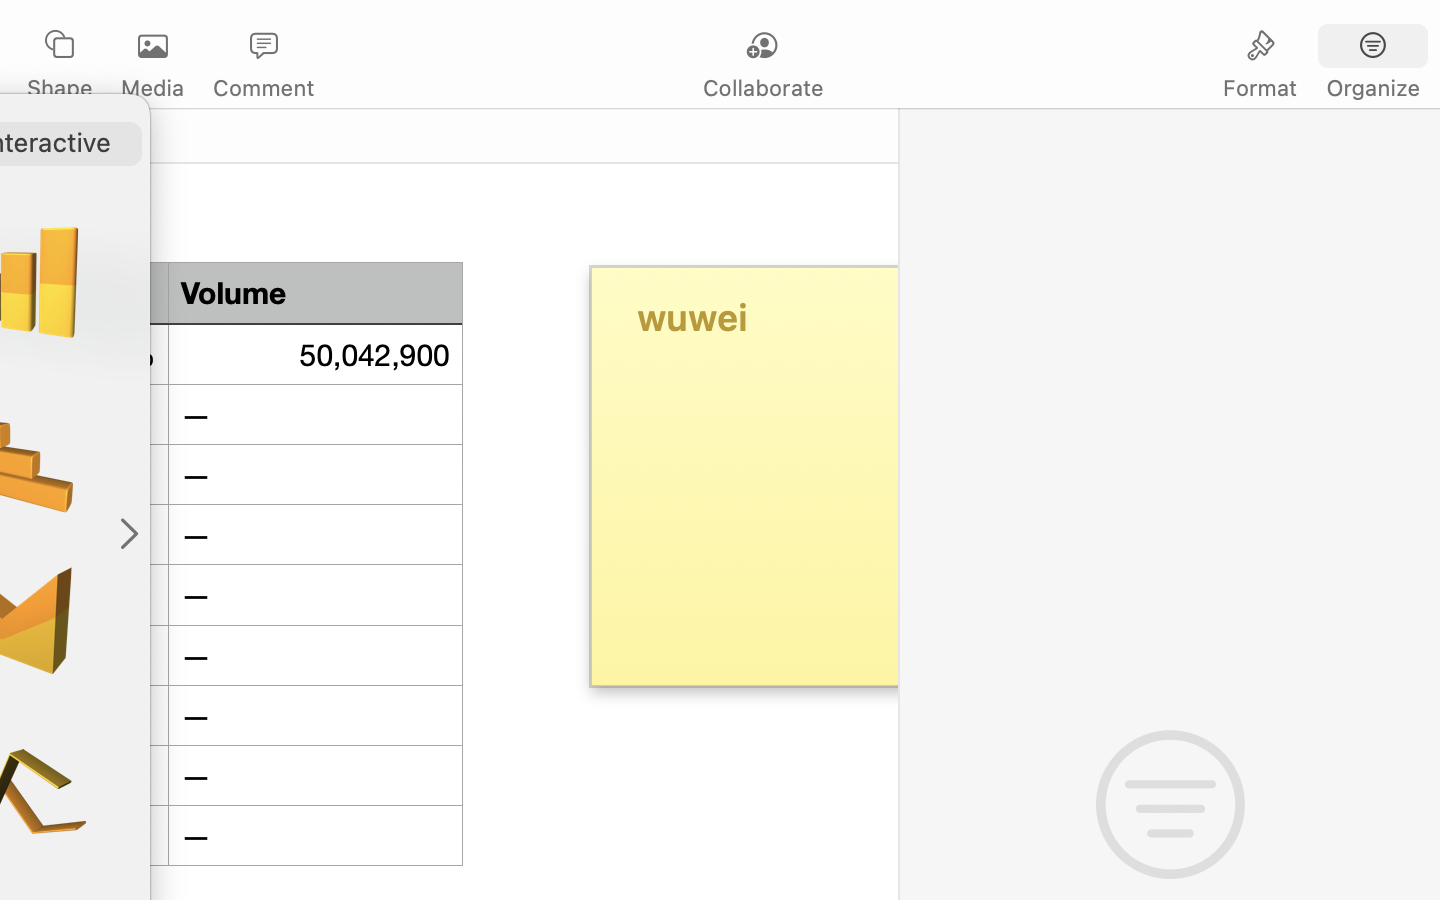 The image size is (1440, 900). What do you see at coordinates (151, 87) in the screenshot?
I see `'Media'` at bounding box center [151, 87].